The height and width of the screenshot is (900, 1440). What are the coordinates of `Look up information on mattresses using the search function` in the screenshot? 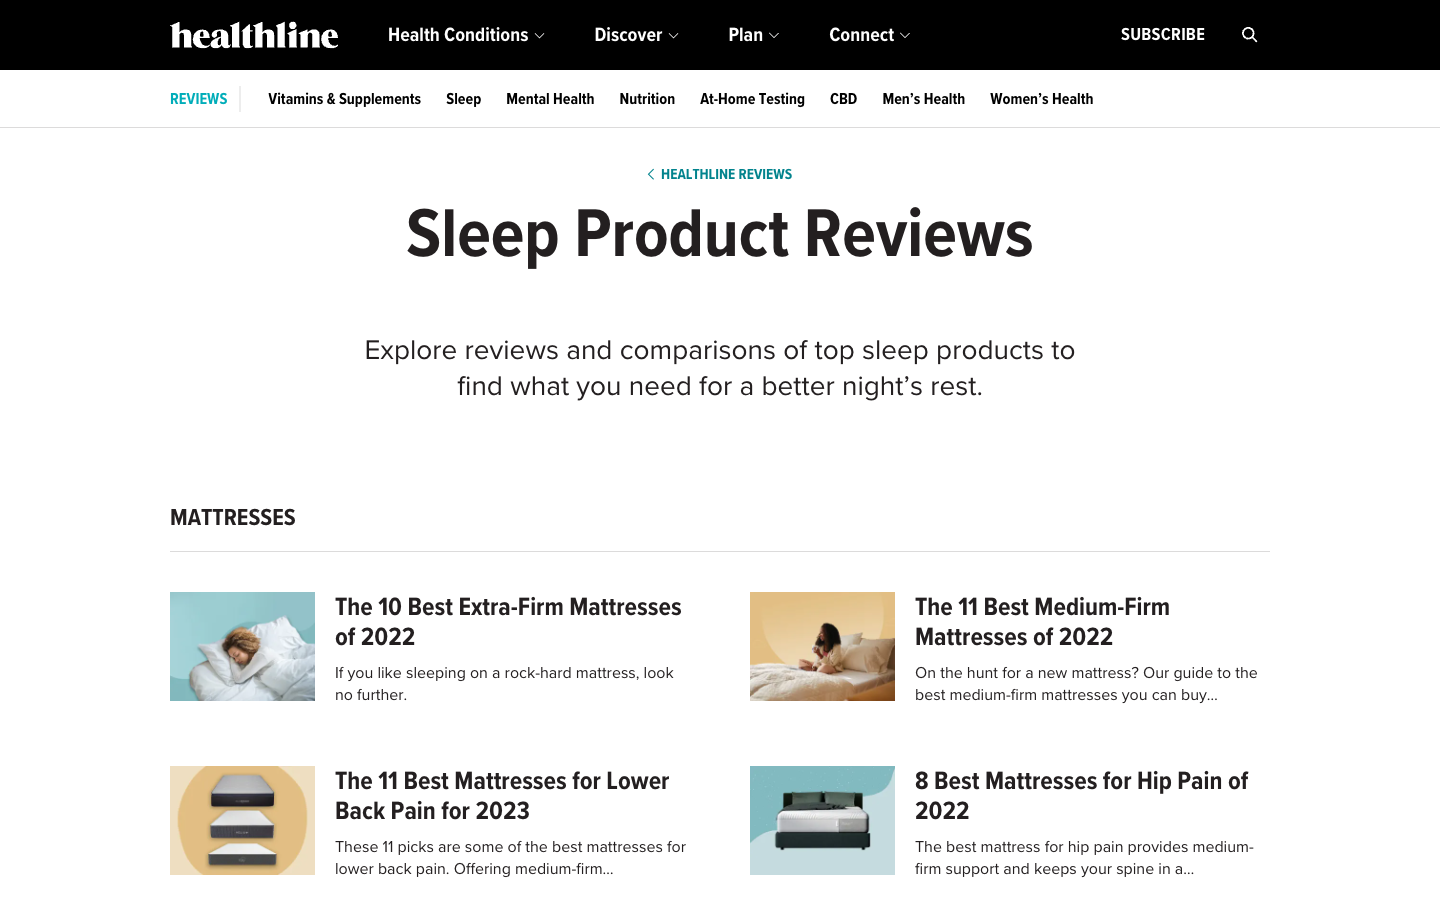 It's located at (1249, 34).